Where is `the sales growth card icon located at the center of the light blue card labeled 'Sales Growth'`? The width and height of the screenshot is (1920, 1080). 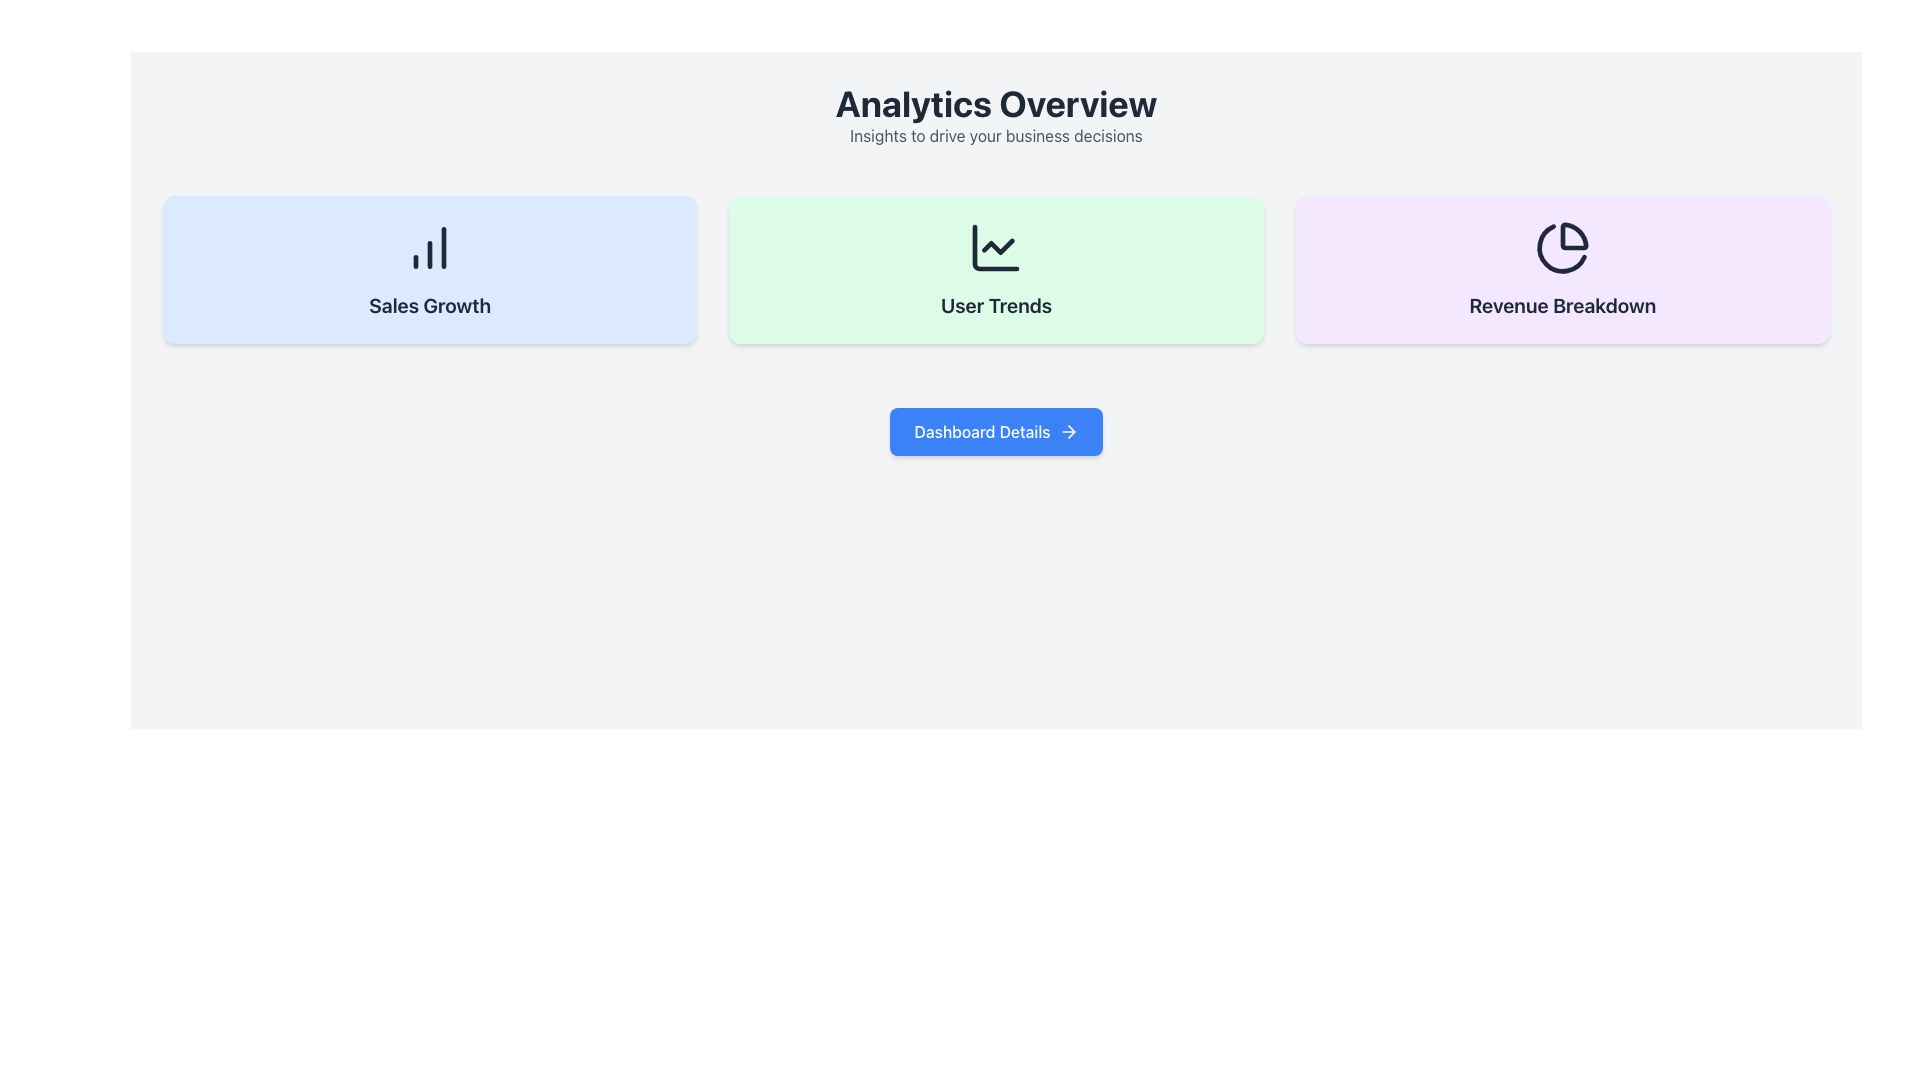 the sales growth card icon located at the center of the light blue card labeled 'Sales Growth' is located at coordinates (429, 246).